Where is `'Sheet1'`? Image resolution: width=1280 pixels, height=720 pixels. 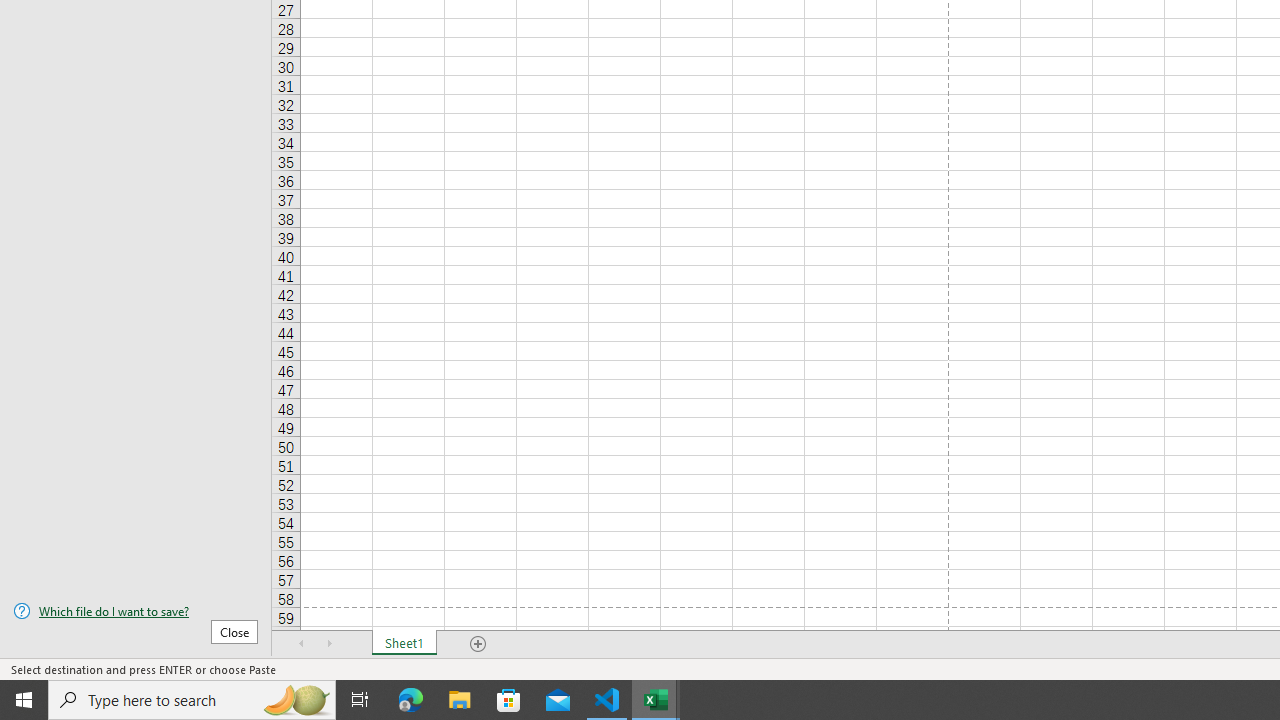 'Sheet1' is located at coordinates (403, 644).